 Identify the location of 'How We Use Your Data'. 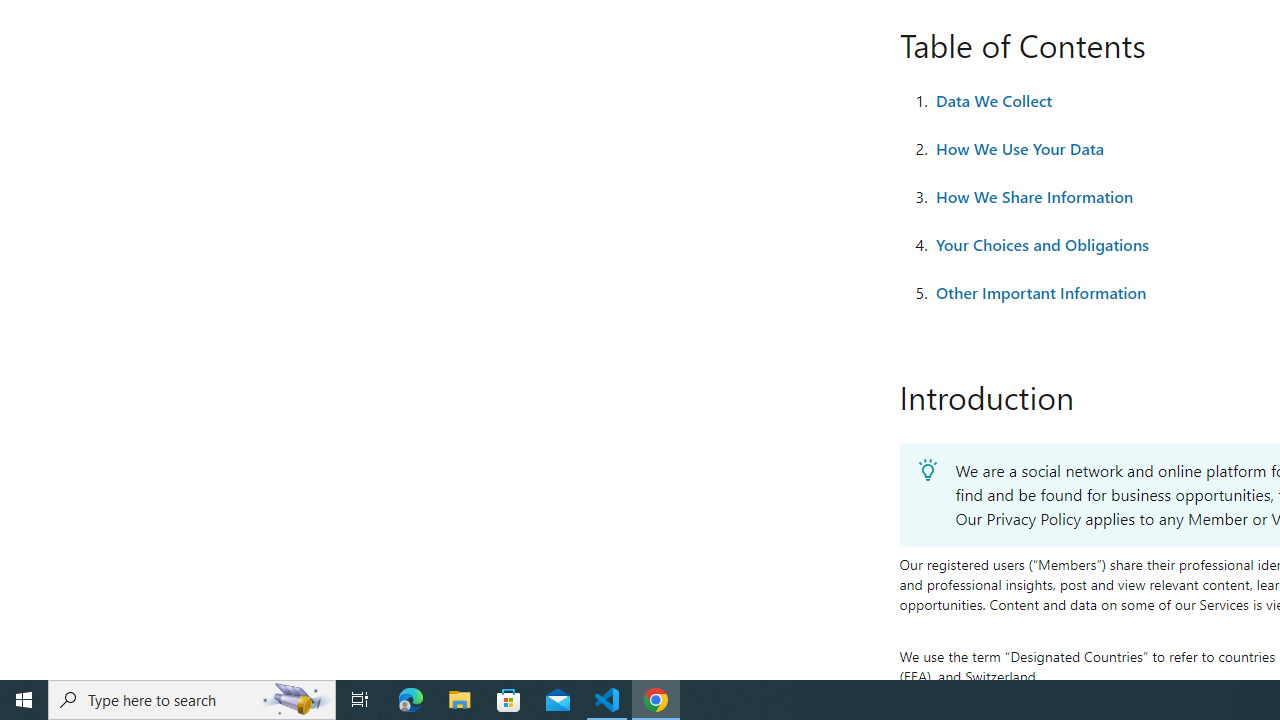
(1019, 148).